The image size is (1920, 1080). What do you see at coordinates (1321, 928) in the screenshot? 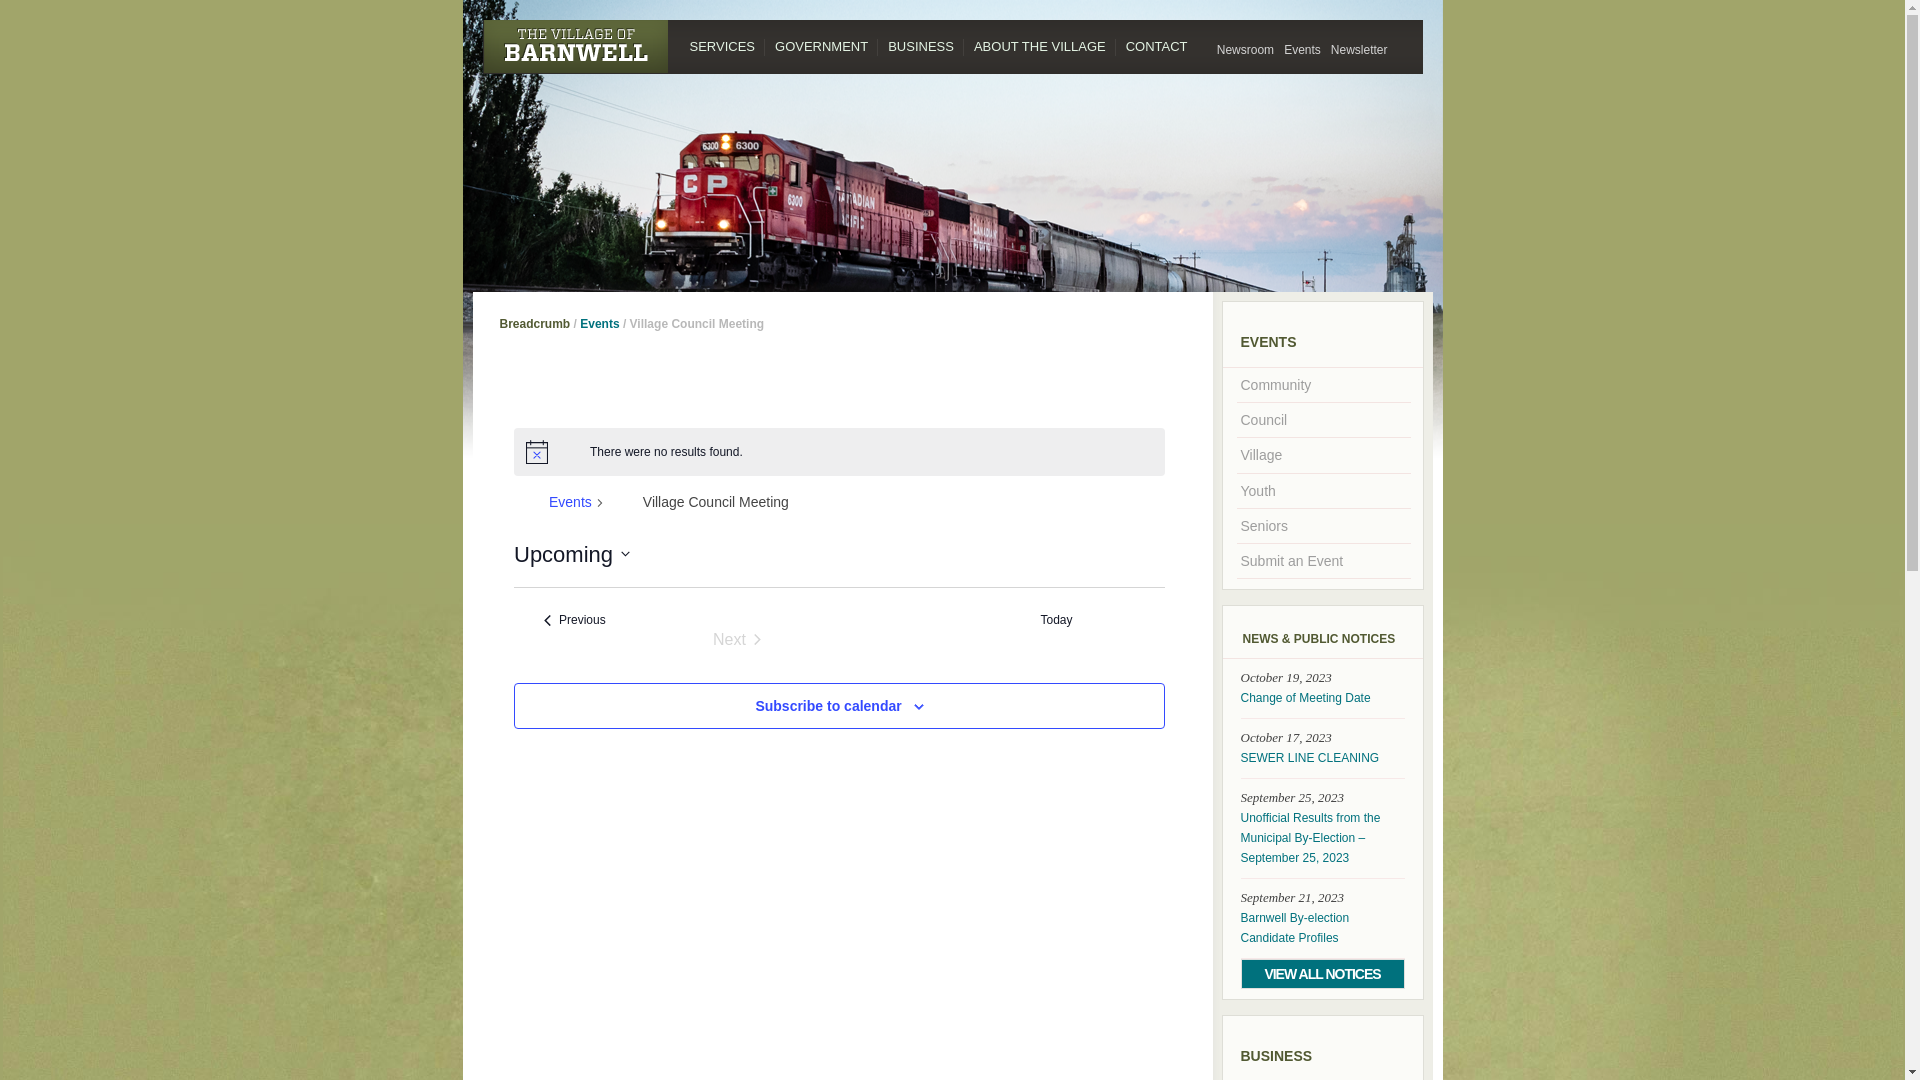
I see `'Barnwell By-election Candidate Profiles'` at bounding box center [1321, 928].